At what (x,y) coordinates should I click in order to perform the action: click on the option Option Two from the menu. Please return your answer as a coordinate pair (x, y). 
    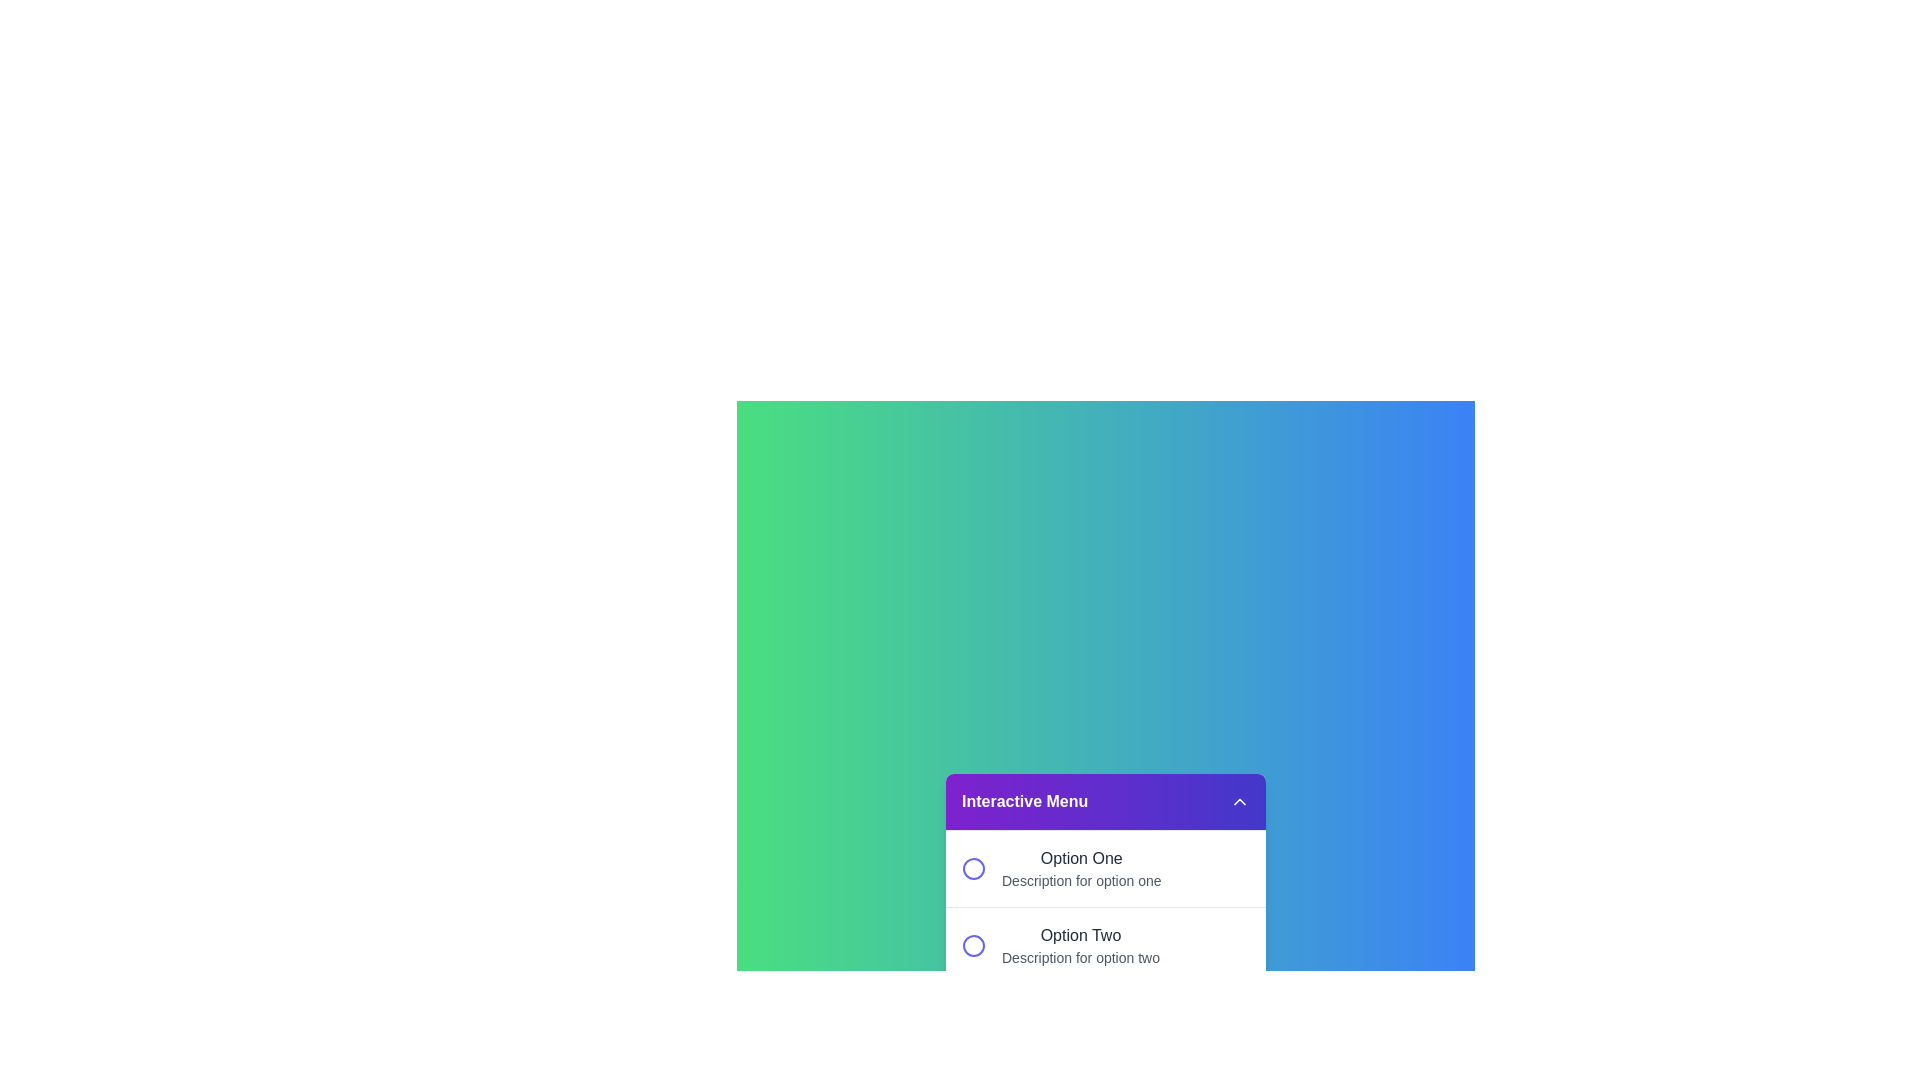
    Looking at the image, I should click on (1104, 945).